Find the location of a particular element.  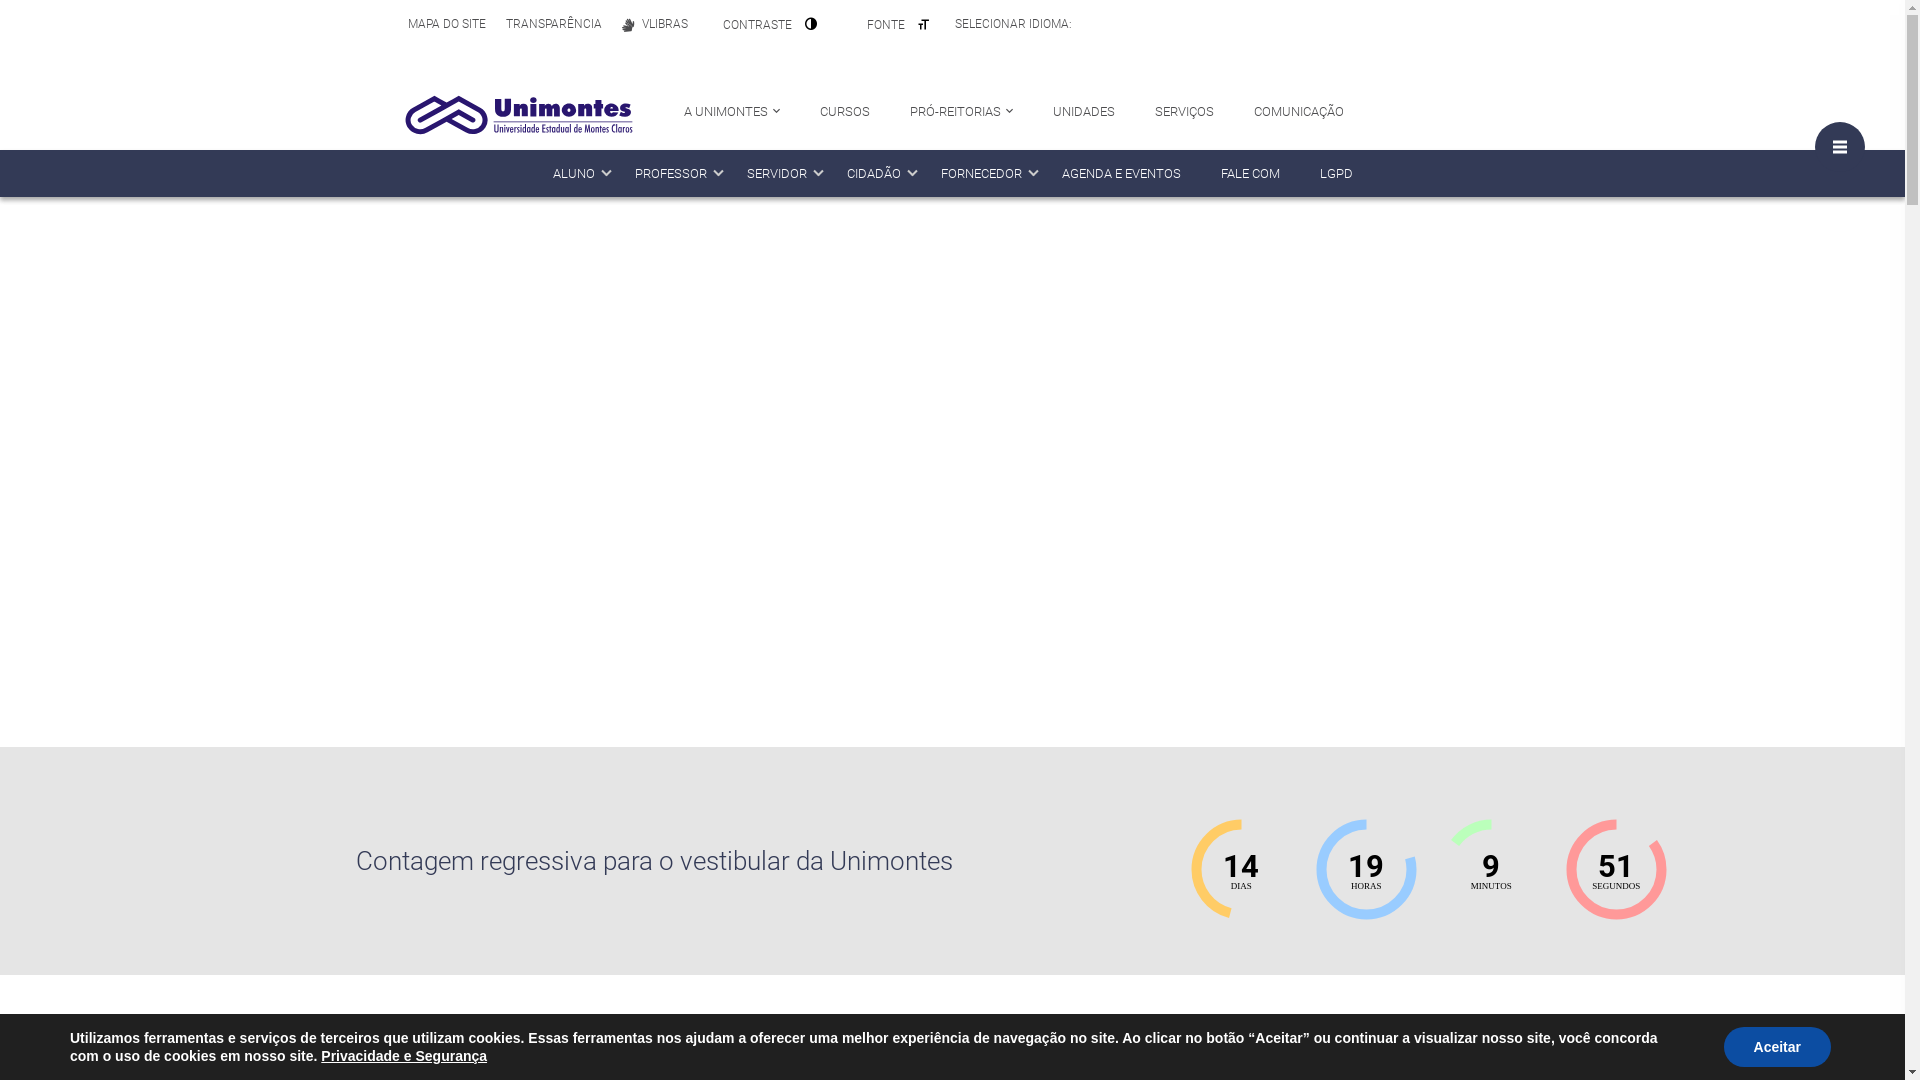

'Aceitar' is located at coordinates (1722, 1045).